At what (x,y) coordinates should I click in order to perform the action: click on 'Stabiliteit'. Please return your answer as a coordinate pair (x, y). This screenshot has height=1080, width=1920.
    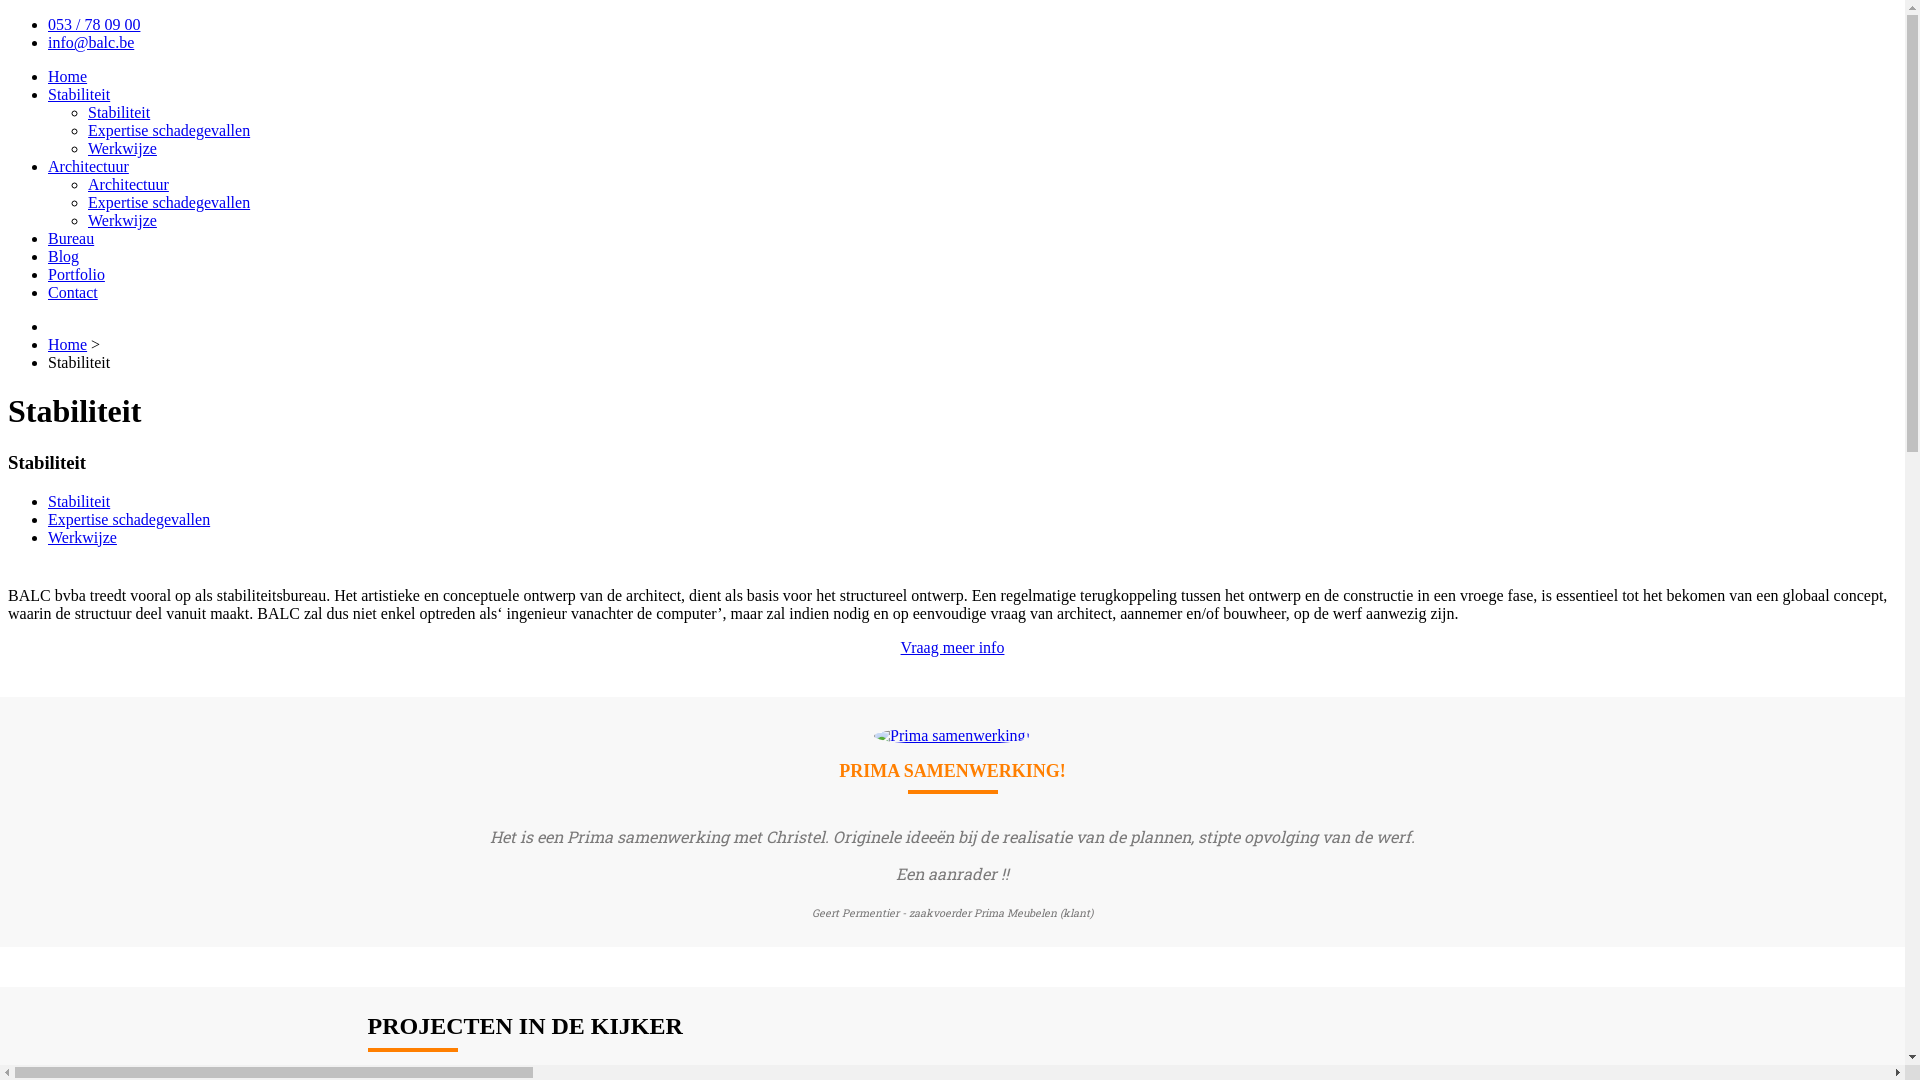
    Looking at the image, I should click on (118, 112).